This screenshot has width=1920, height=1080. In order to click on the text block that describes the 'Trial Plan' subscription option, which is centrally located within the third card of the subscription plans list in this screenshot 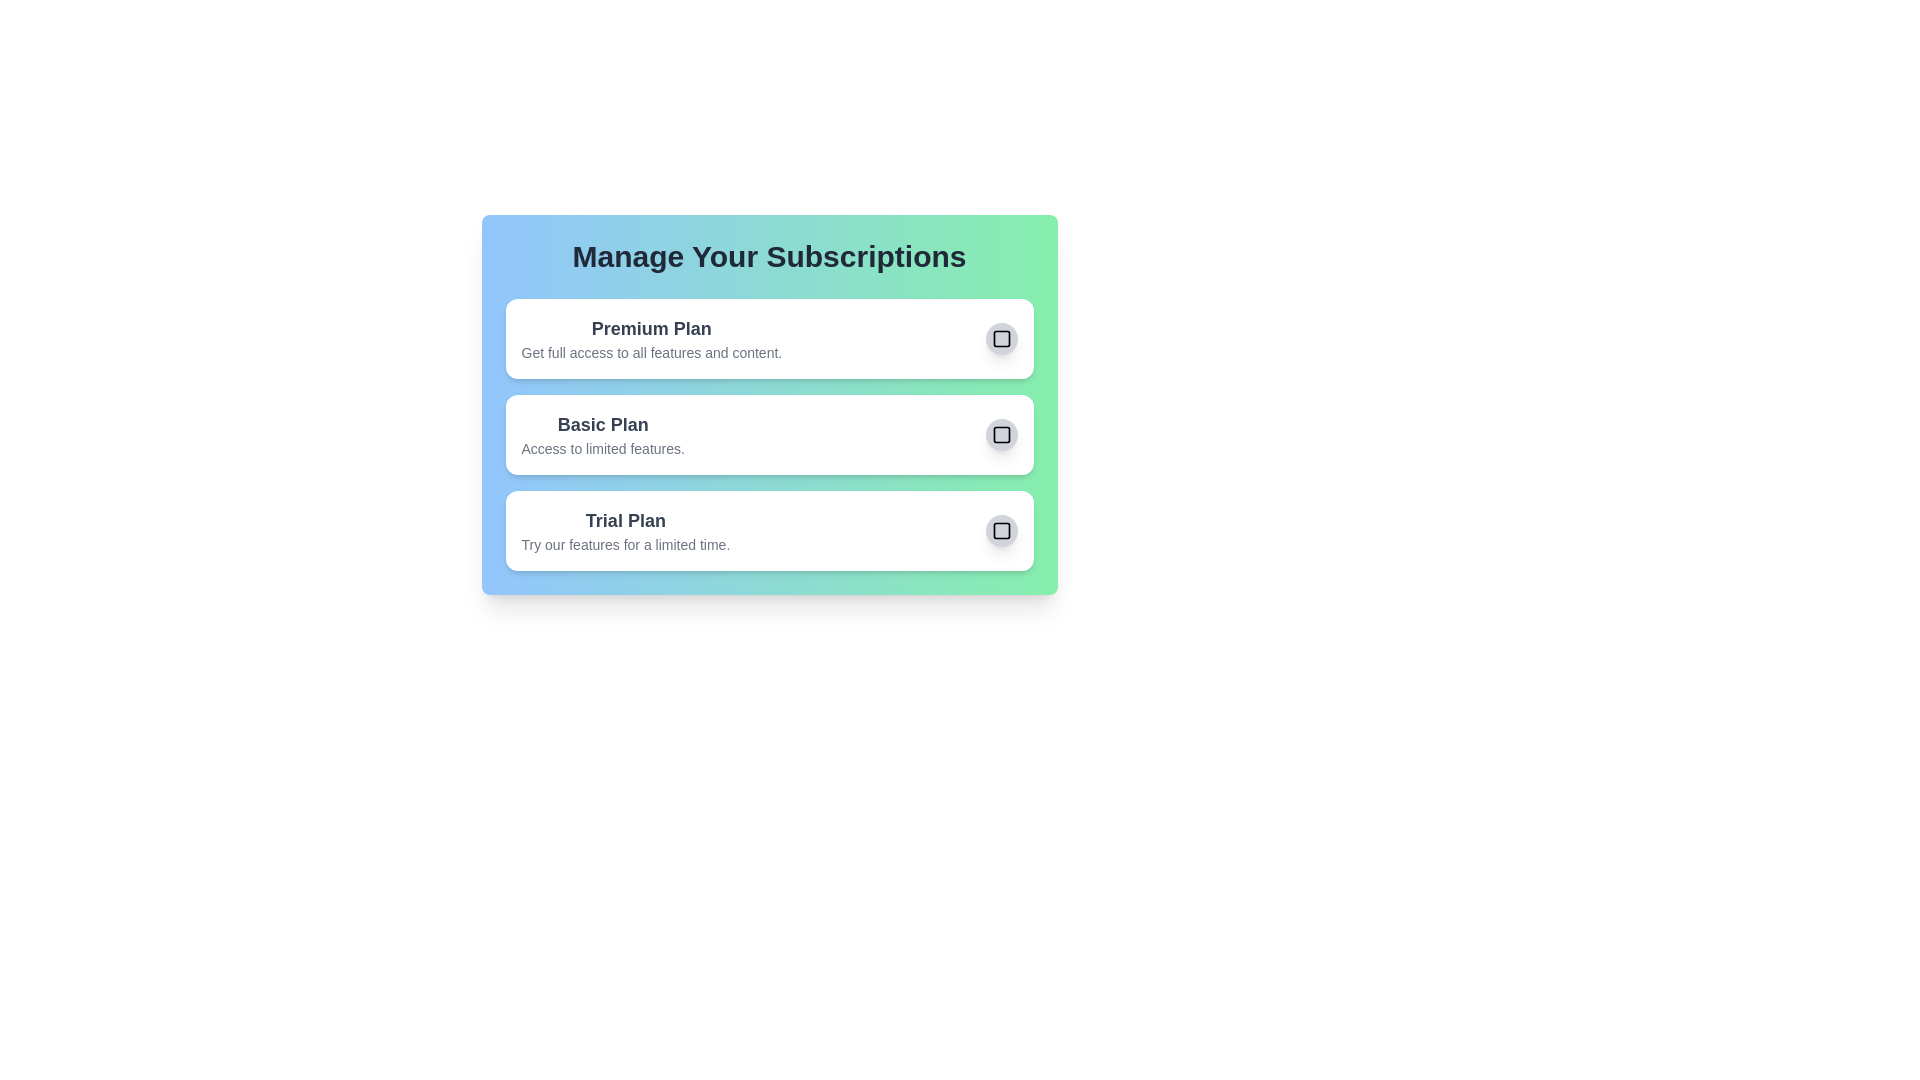, I will do `click(624, 530)`.